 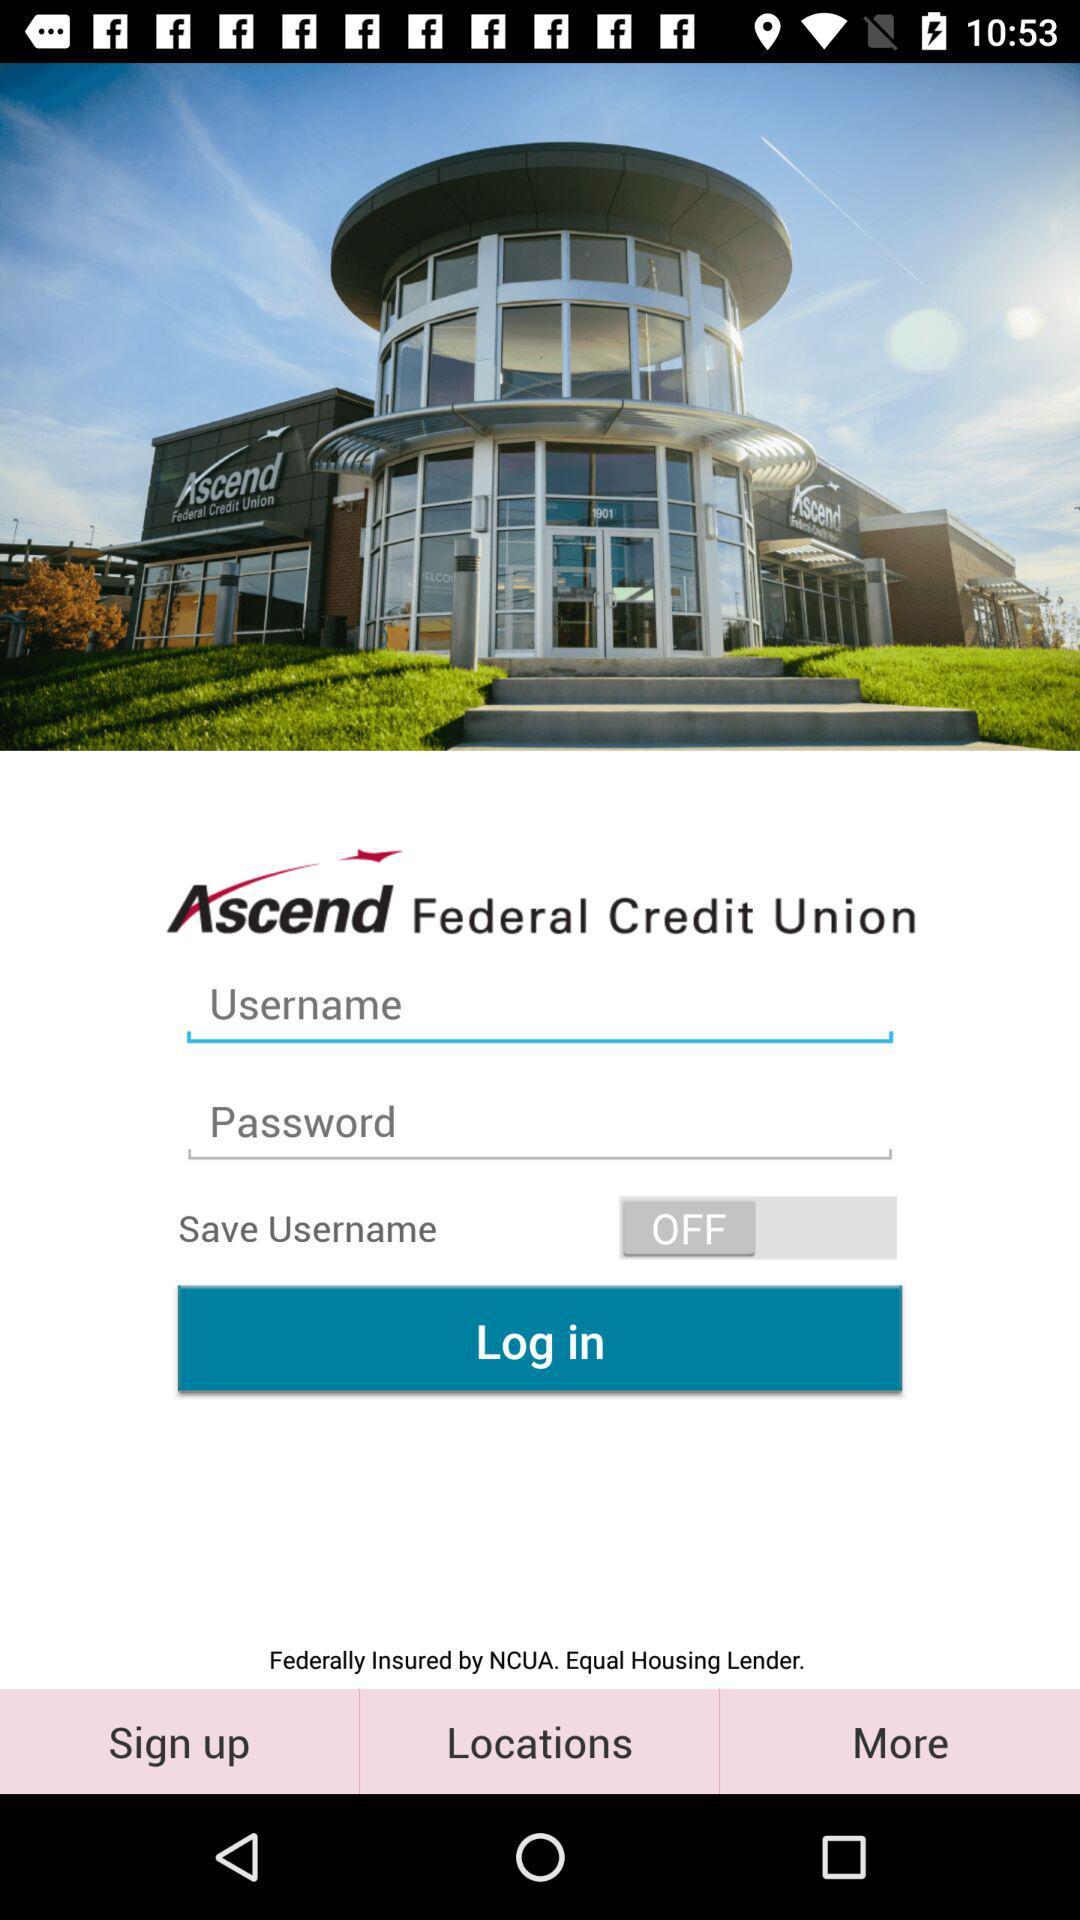 What do you see at coordinates (540, 888) in the screenshot?
I see `read the text below the image` at bounding box center [540, 888].